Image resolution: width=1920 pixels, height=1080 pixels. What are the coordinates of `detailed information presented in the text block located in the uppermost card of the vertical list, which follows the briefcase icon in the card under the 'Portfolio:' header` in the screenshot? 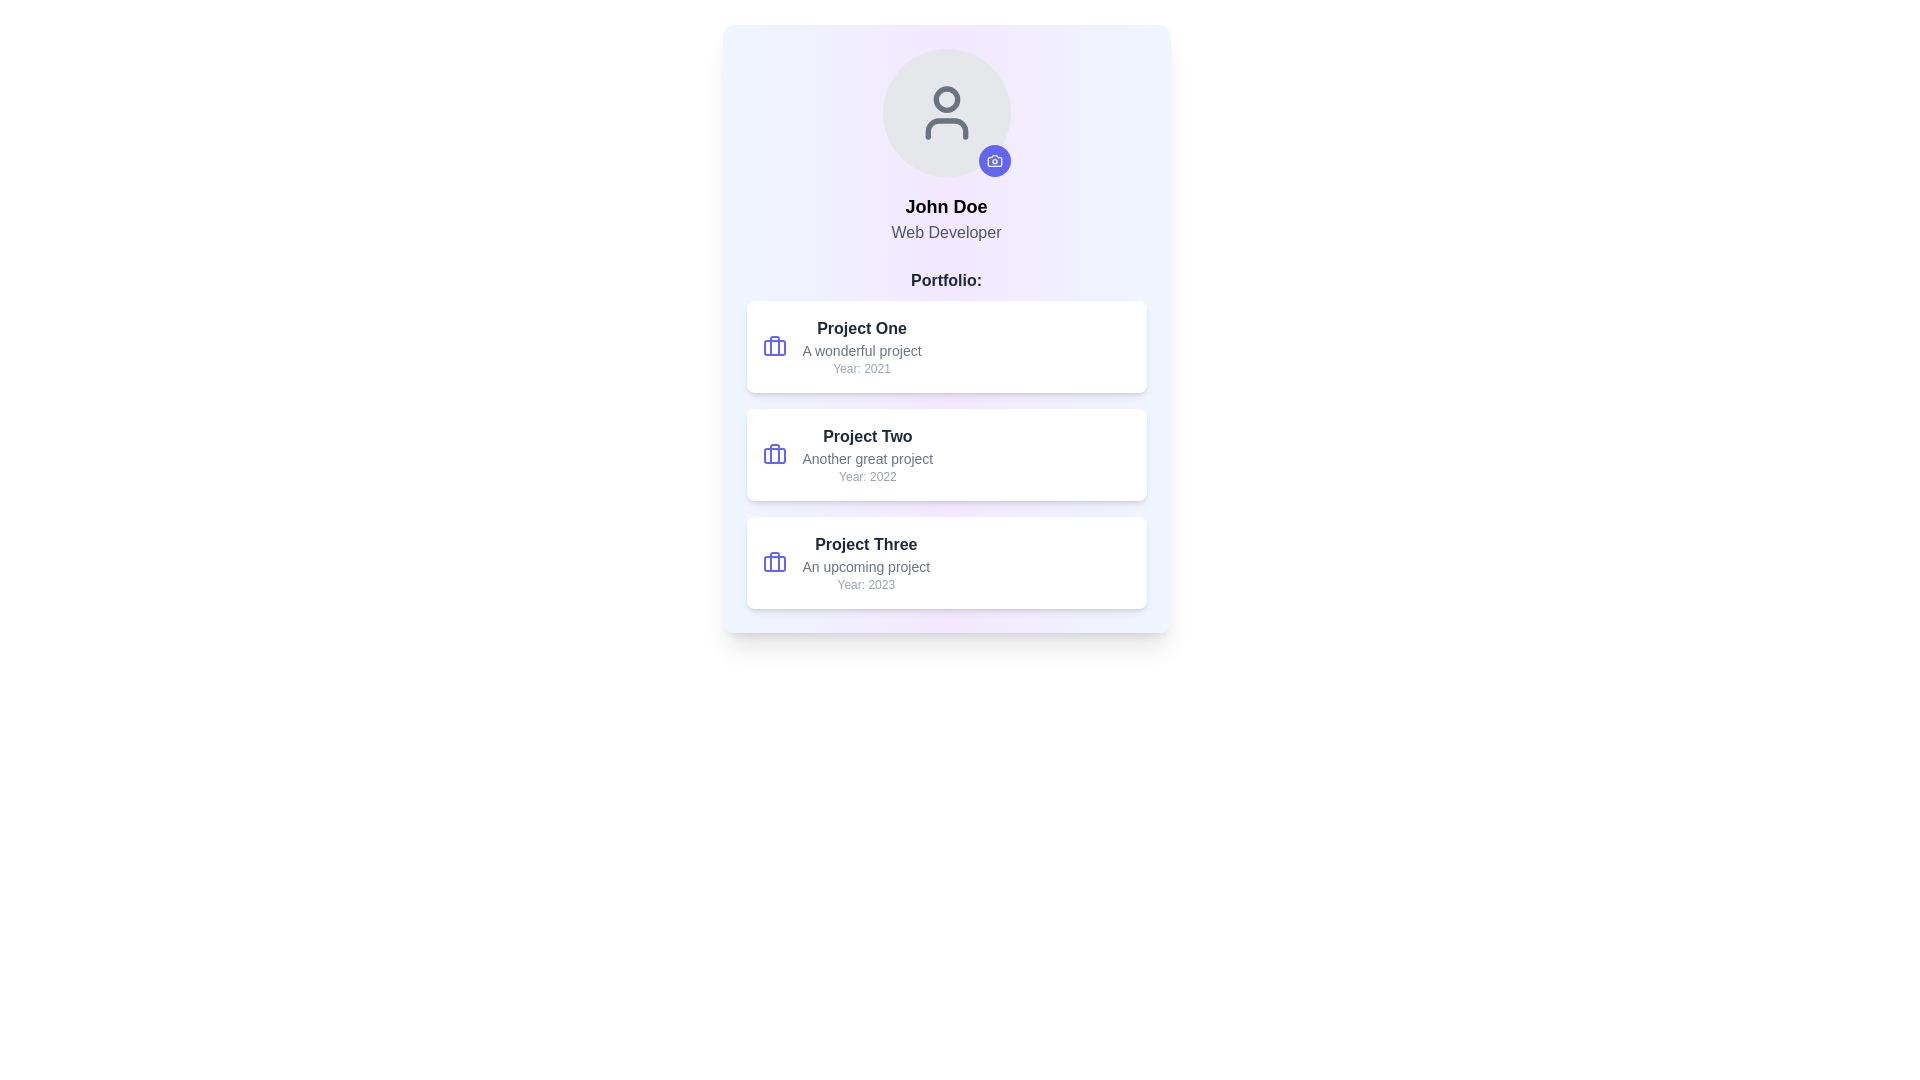 It's located at (862, 346).